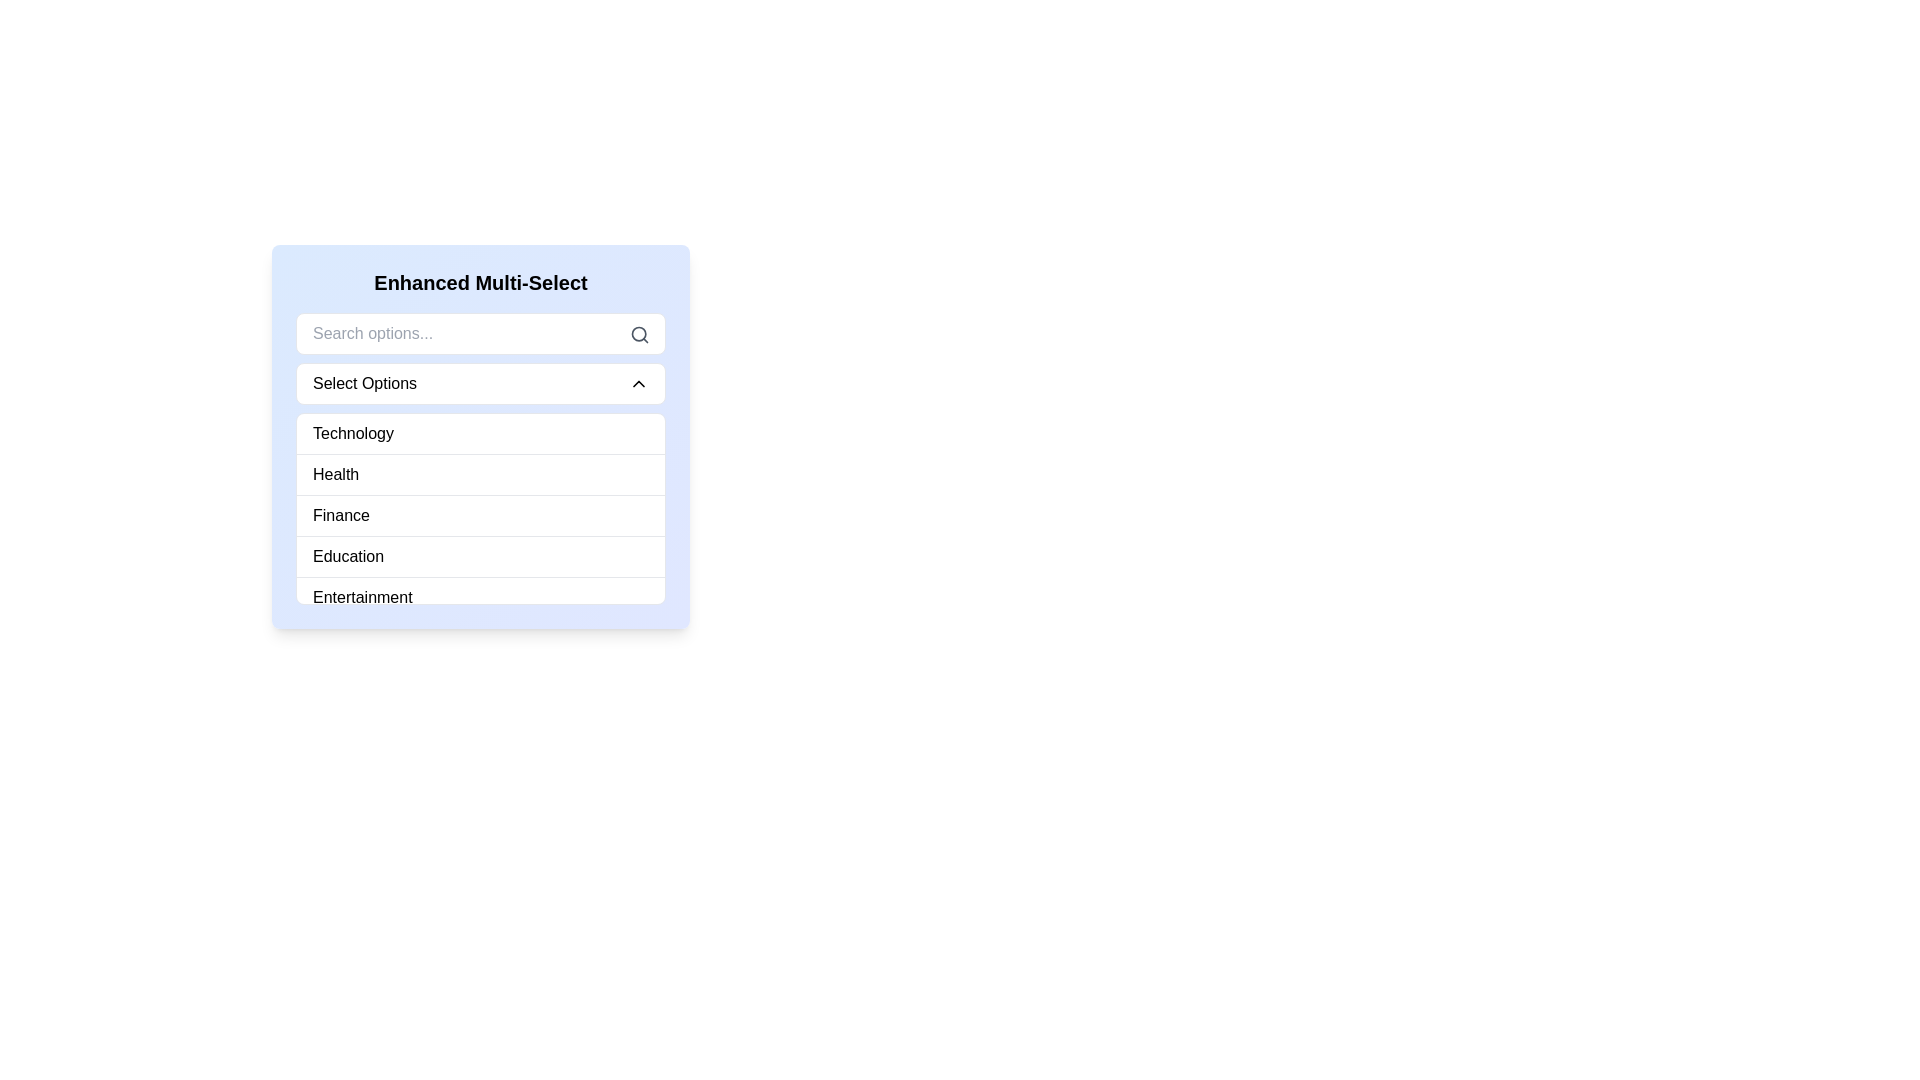 This screenshot has height=1080, width=1920. Describe the element at coordinates (348, 556) in the screenshot. I see `on the 'Education' option in the dropdown menu of the 'Enhanced Multi-Select' module` at that location.